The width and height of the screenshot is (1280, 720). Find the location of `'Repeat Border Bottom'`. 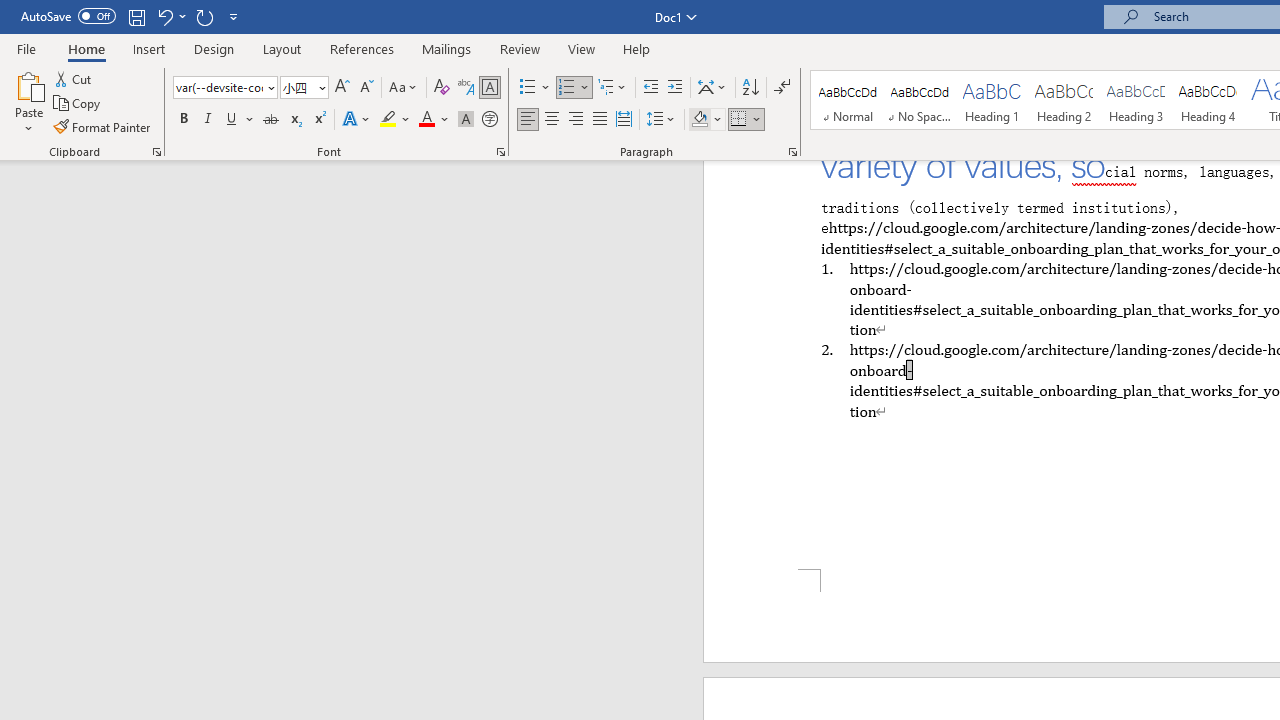

'Repeat Border Bottom' is located at coordinates (204, 16).